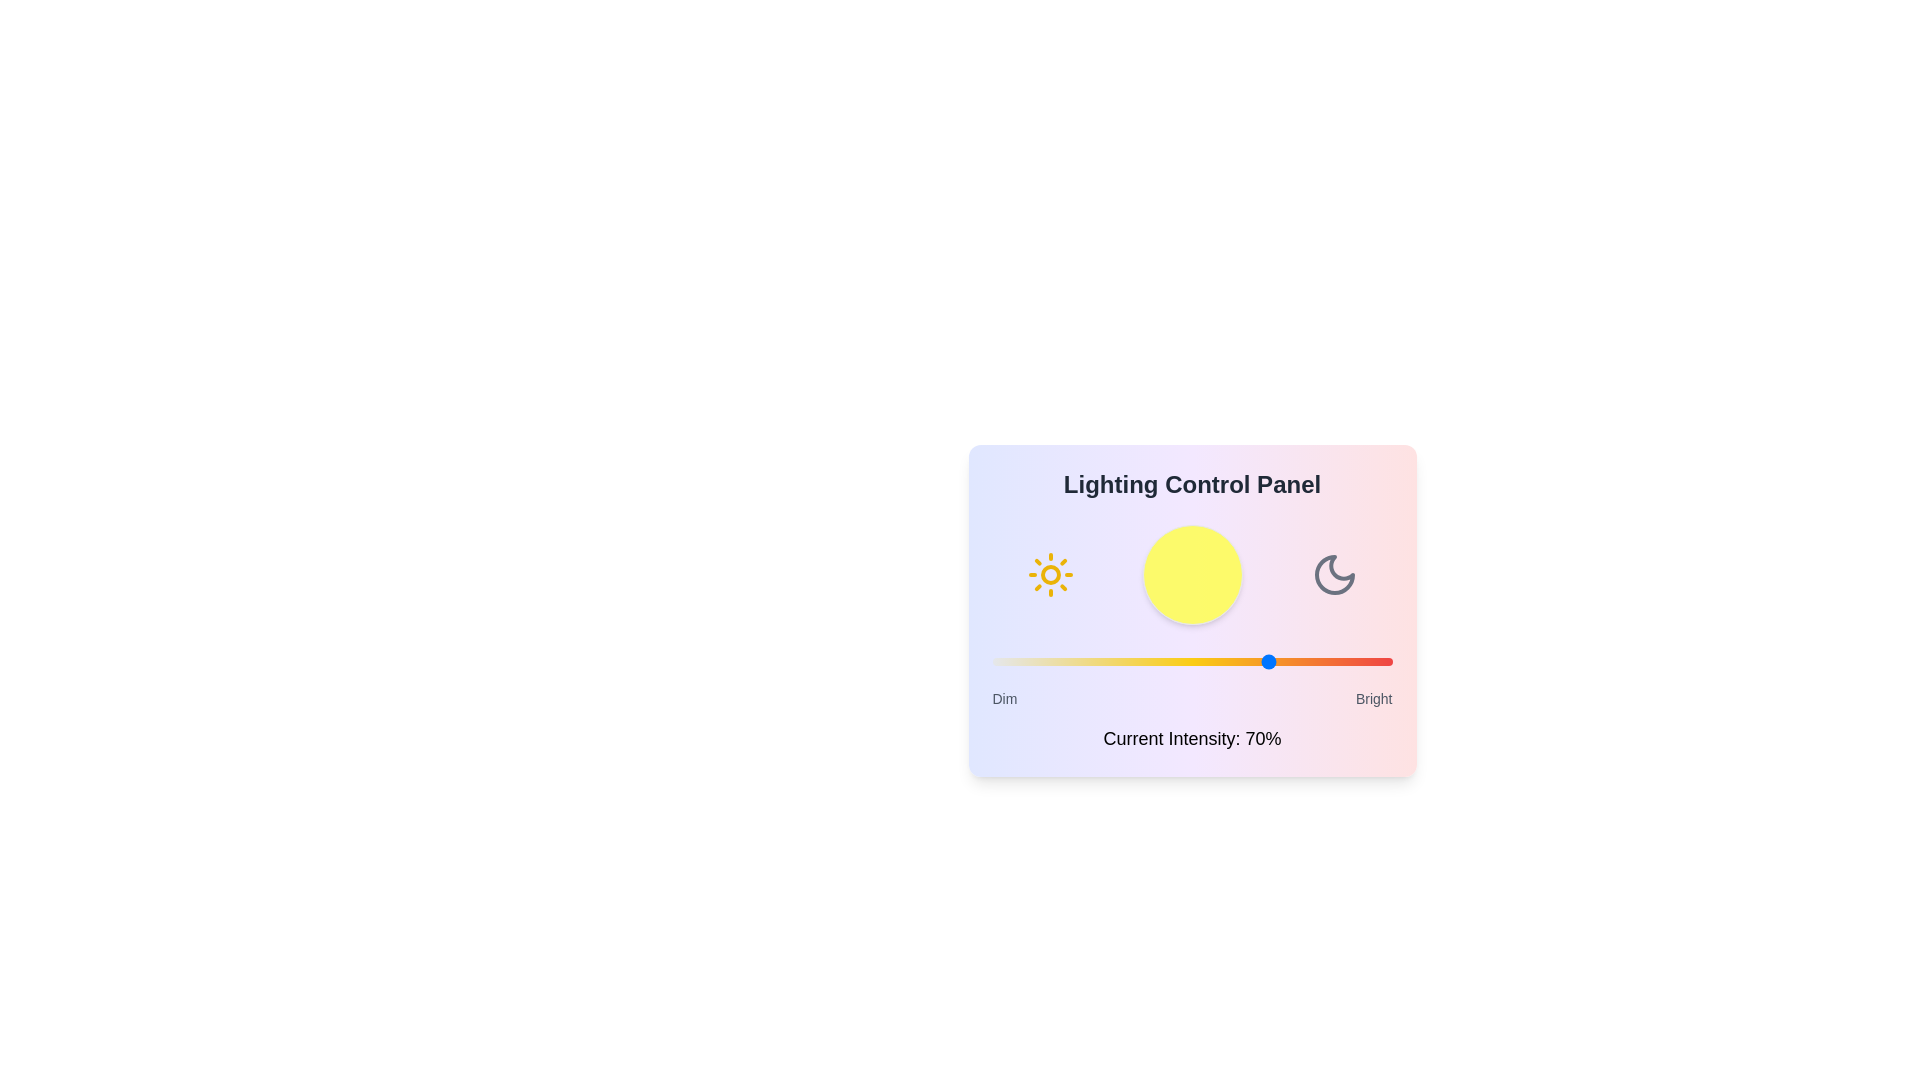 The image size is (1920, 1080). Describe the element at coordinates (1328, 662) in the screenshot. I see `the lighting intensity to 84% by dragging the slider` at that location.